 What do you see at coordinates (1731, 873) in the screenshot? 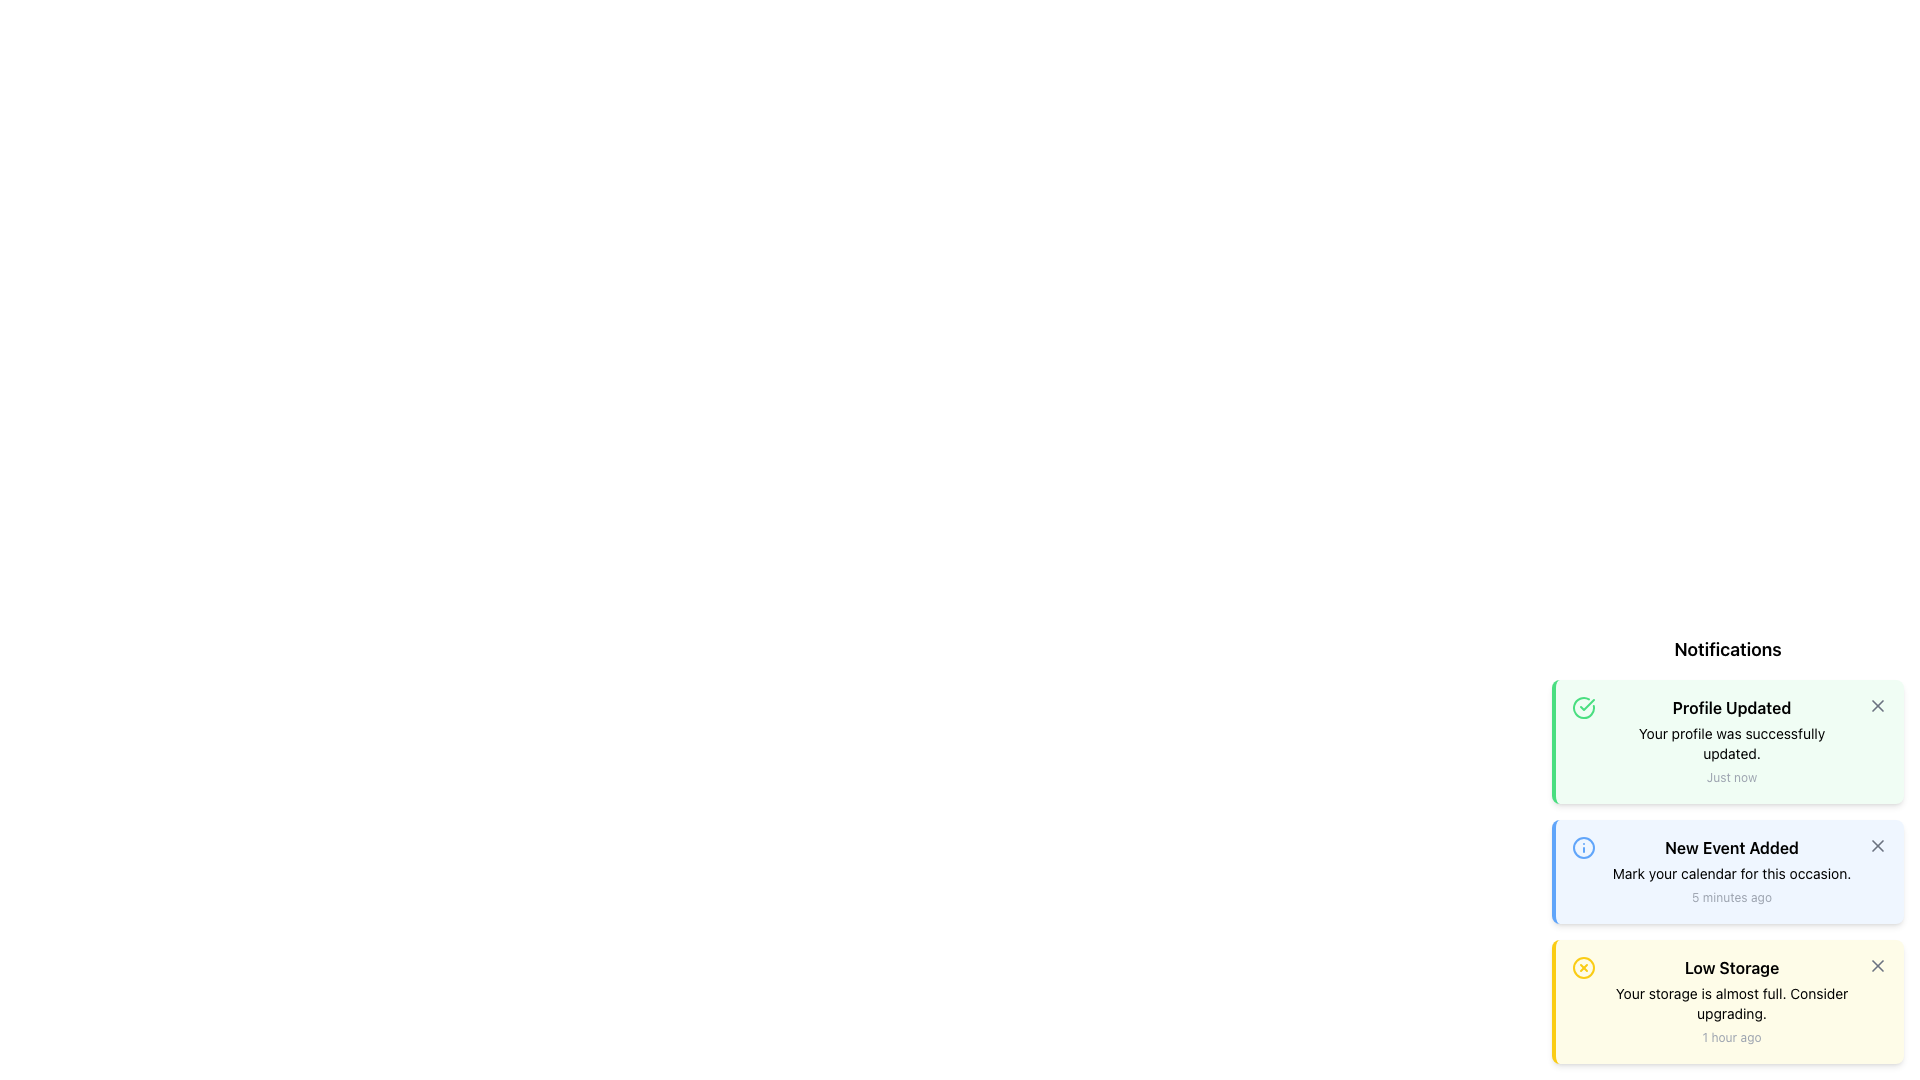
I see `the static text element that contains the message 'Mark your calendar for this occasion.' which is positioned between 'New Event Added' and '5 minutes ago.' in the notification block` at bounding box center [1731, 873].